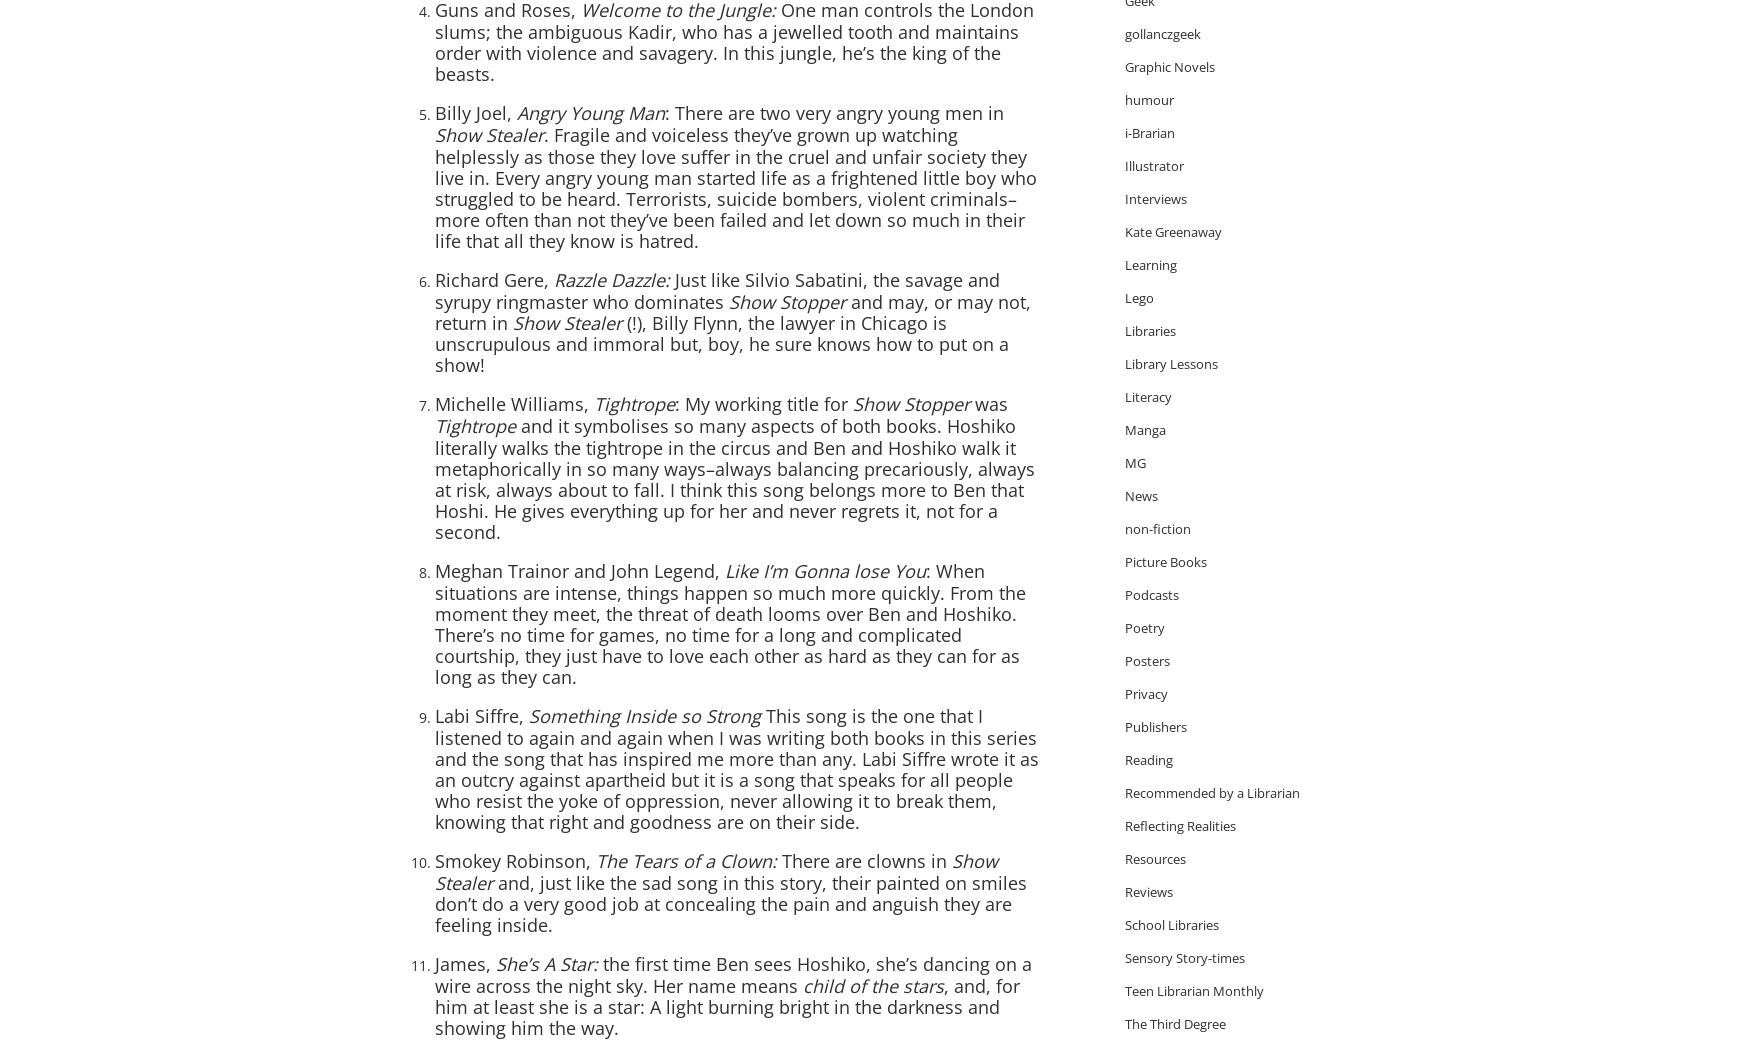 The image size is (1750, 1040). Describe the element at coordinates (1151, 593) in the screenshot. I see `'Podcasts'` at that location.